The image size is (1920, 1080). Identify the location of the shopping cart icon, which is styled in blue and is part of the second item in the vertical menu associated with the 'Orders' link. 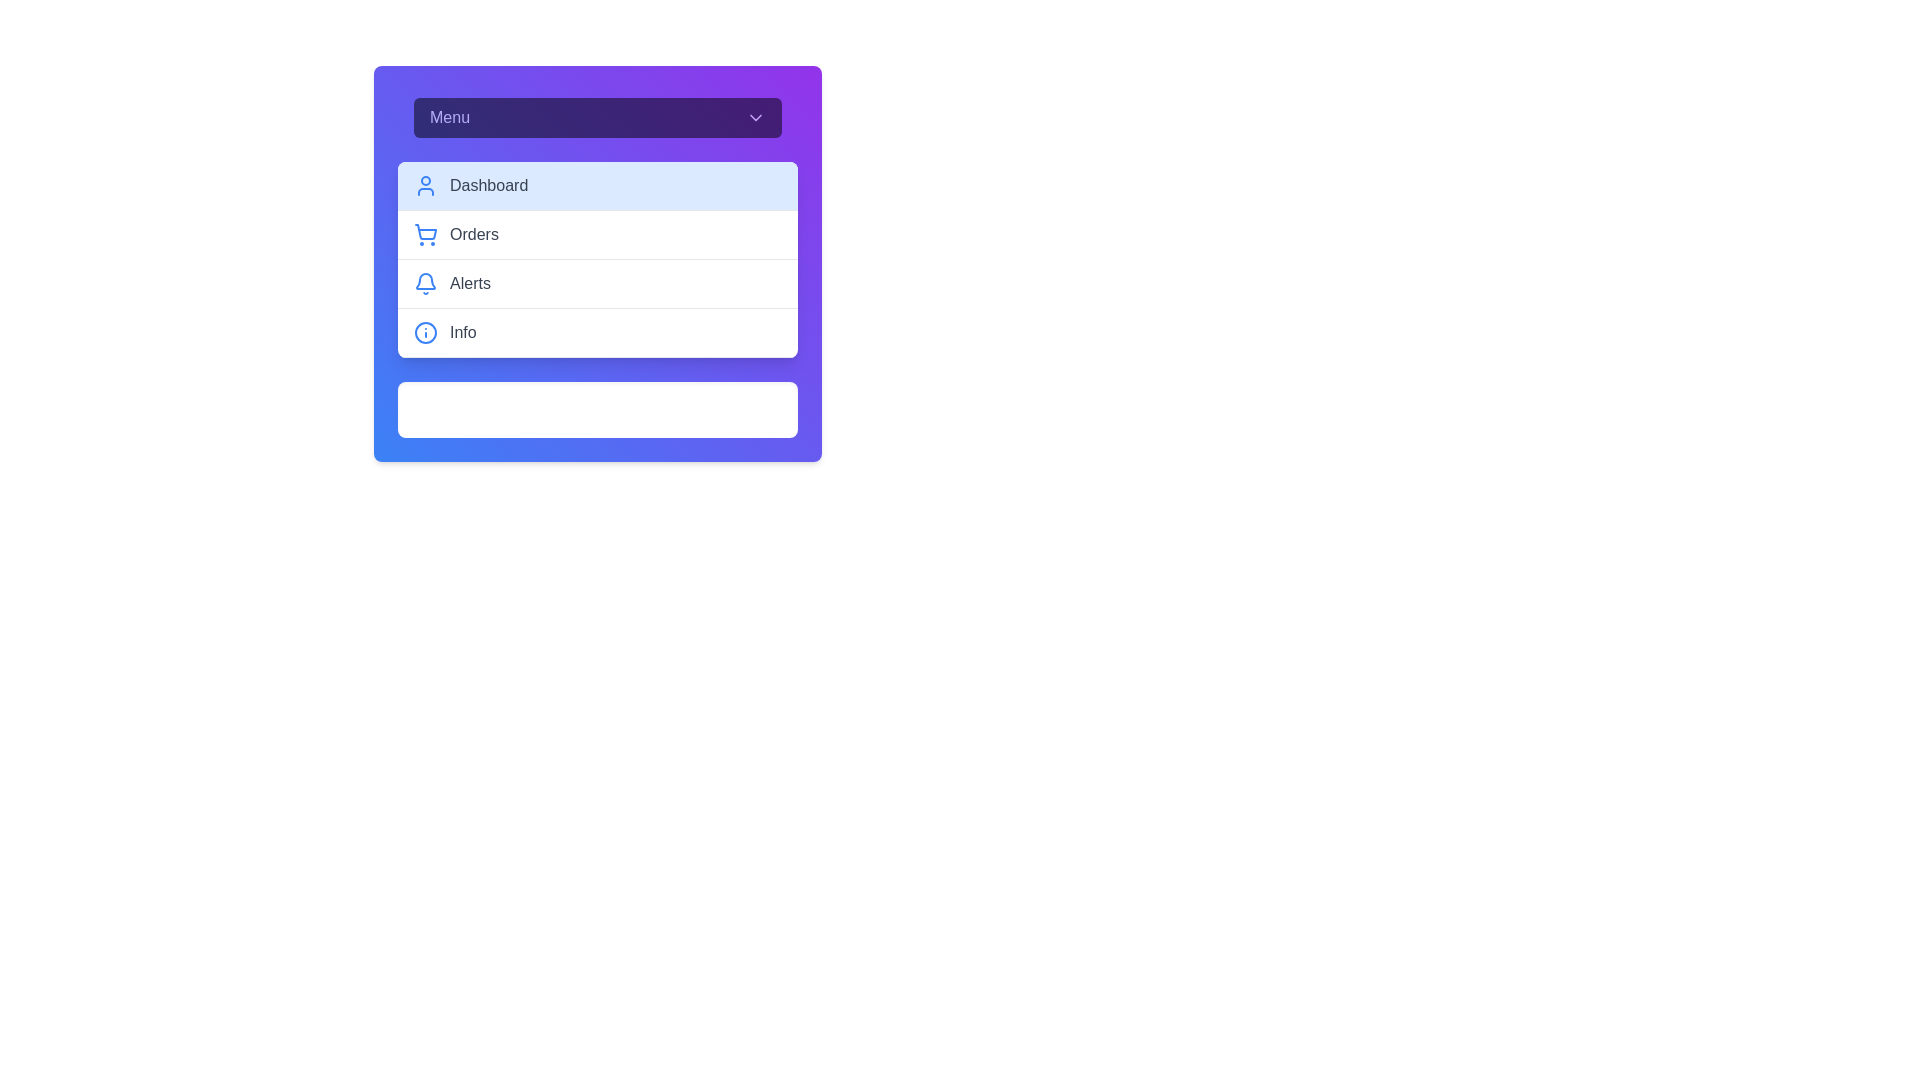
(425, 231).